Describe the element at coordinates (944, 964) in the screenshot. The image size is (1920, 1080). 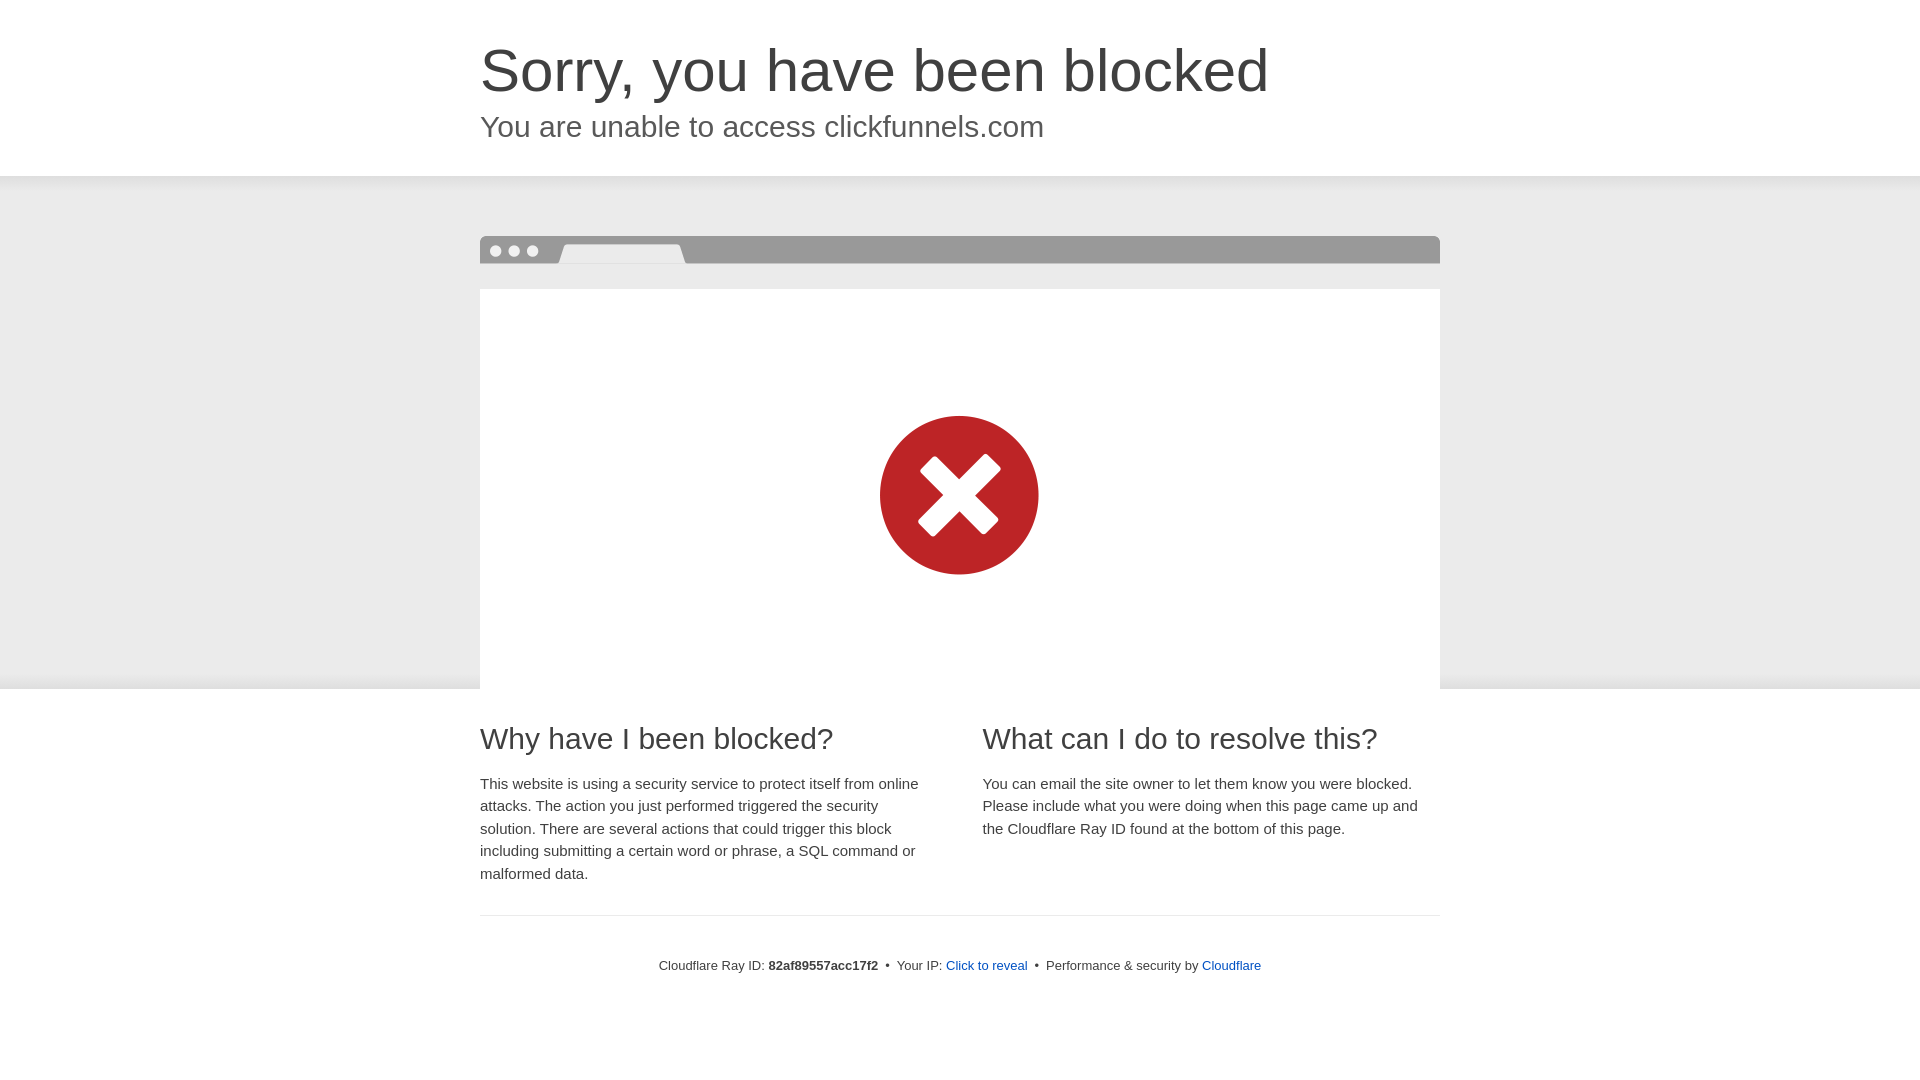
I see `'Click to reveal'` at that location.